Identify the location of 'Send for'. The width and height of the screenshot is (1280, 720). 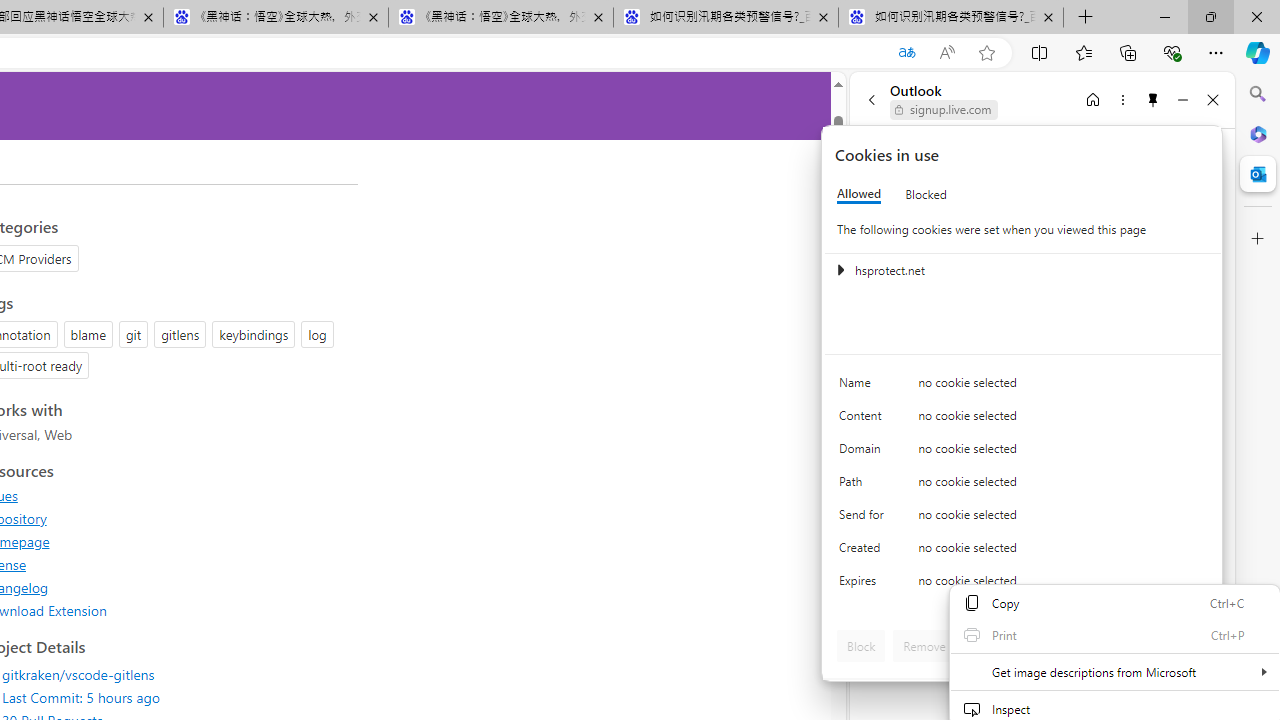
(865, 518).